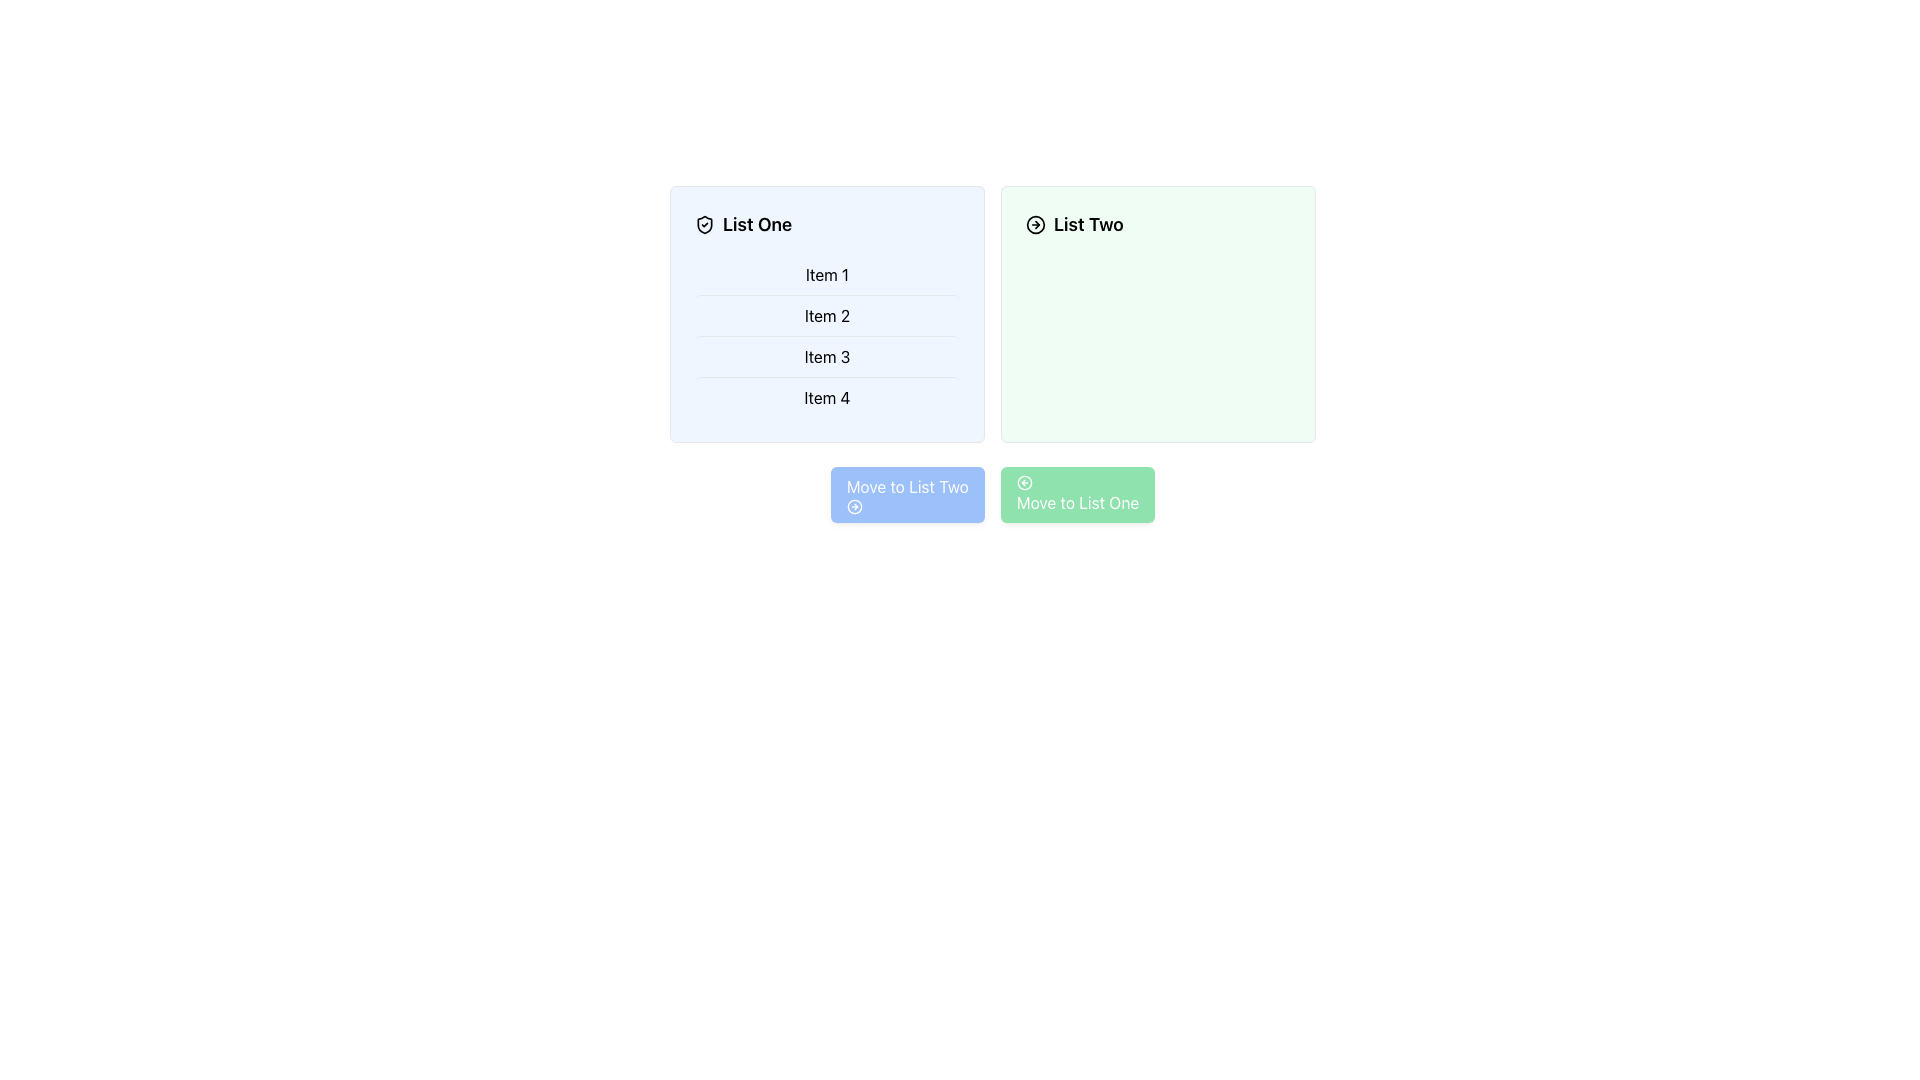 The image size is (1920, 1080). I want to click on the rightmost button that moves items from 'List Two' back to 'List One', so click(1077, 494).